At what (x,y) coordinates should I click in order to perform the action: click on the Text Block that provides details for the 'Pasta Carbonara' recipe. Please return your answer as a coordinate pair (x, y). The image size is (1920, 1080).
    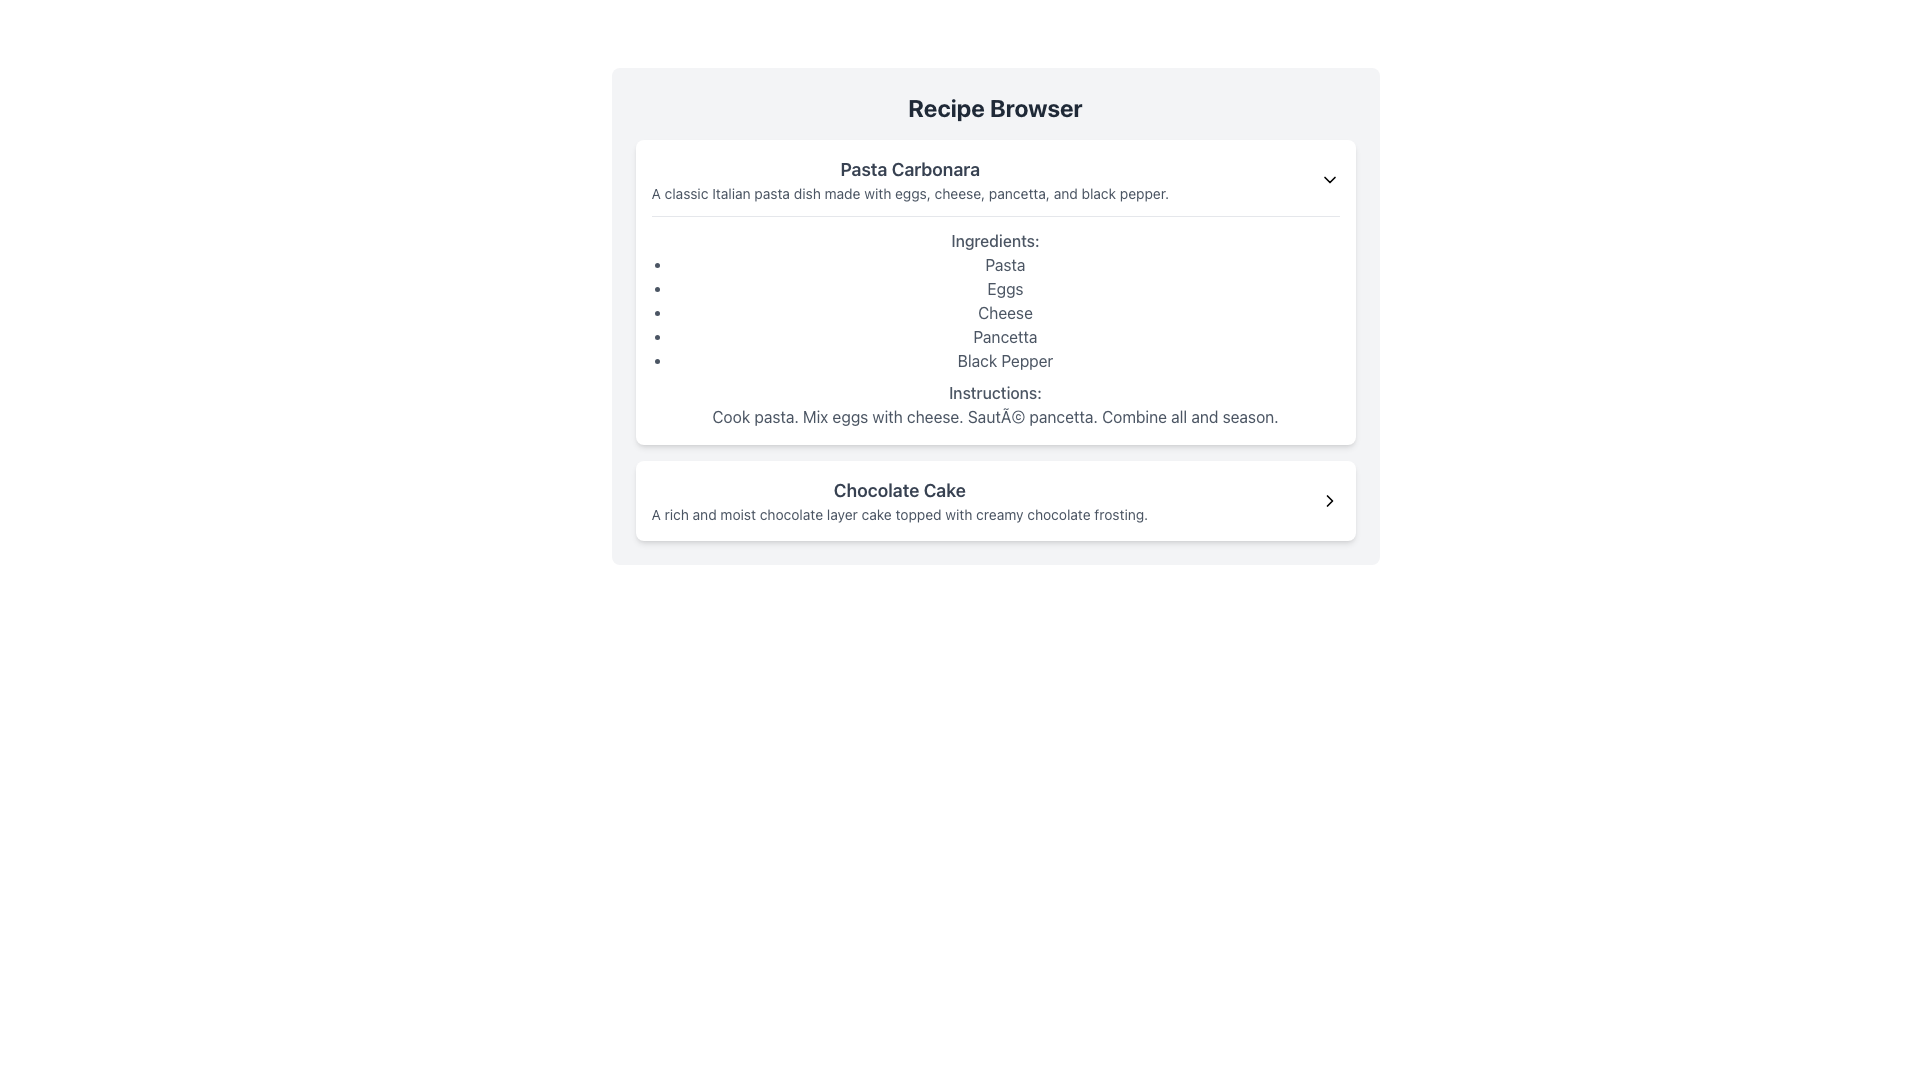
    Looking at the image, I should click on (995, 321).